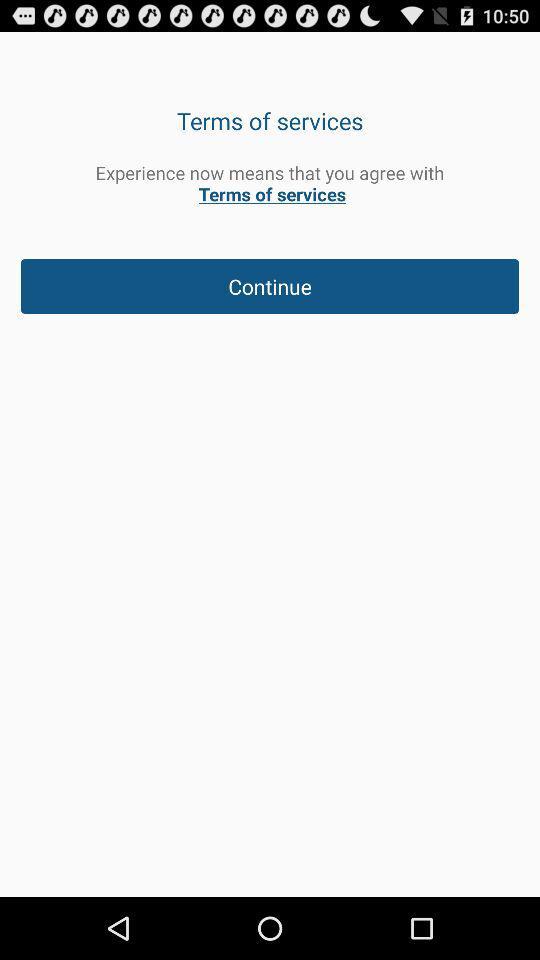 This screenshot has height=960, width=540. What do you see at coordinates (270, 183) in the screenshot?
I see `icon below terms of services` at bounding box center [270, 183].